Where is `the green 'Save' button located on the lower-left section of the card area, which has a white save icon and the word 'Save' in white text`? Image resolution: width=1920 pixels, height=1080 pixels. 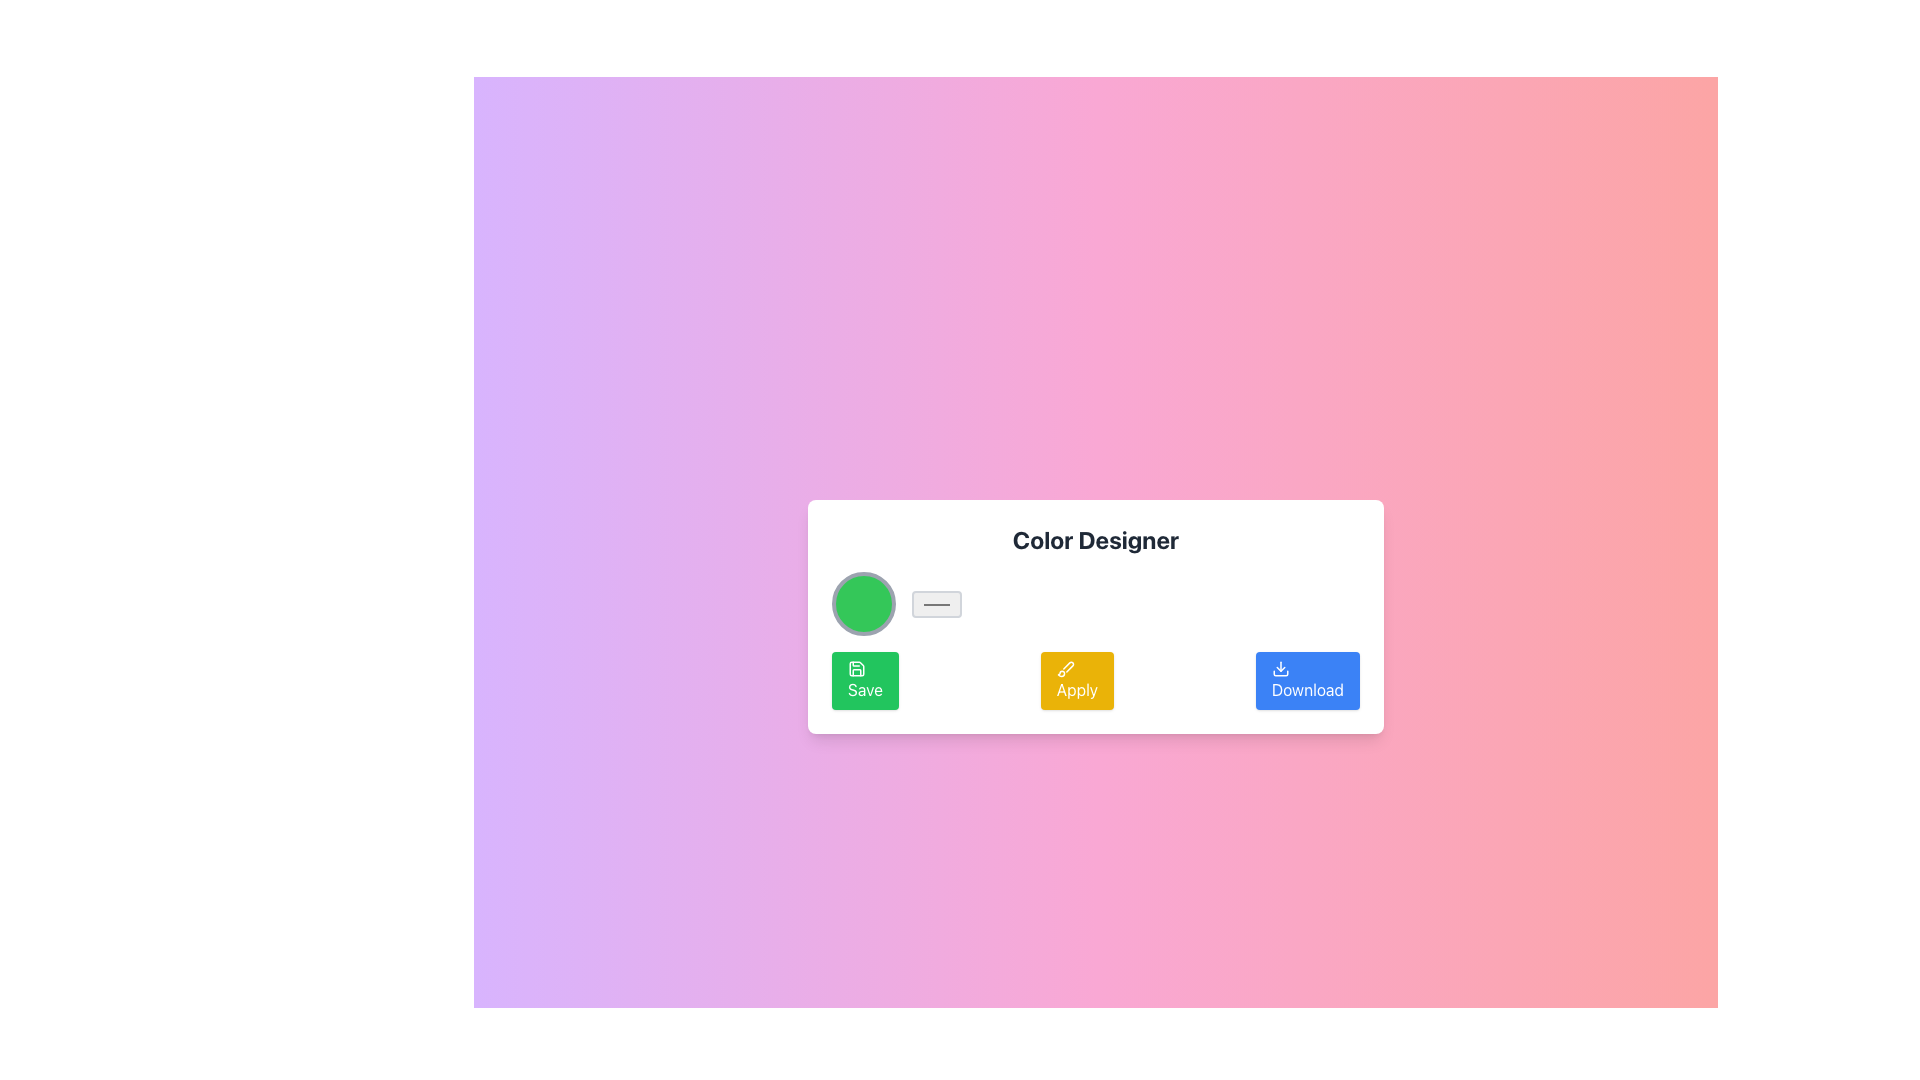
the green 'Save' button located on the lower-left section of the card area, which has a white save icon and the word 'Save' in white text is located at coordinates (865, 680).